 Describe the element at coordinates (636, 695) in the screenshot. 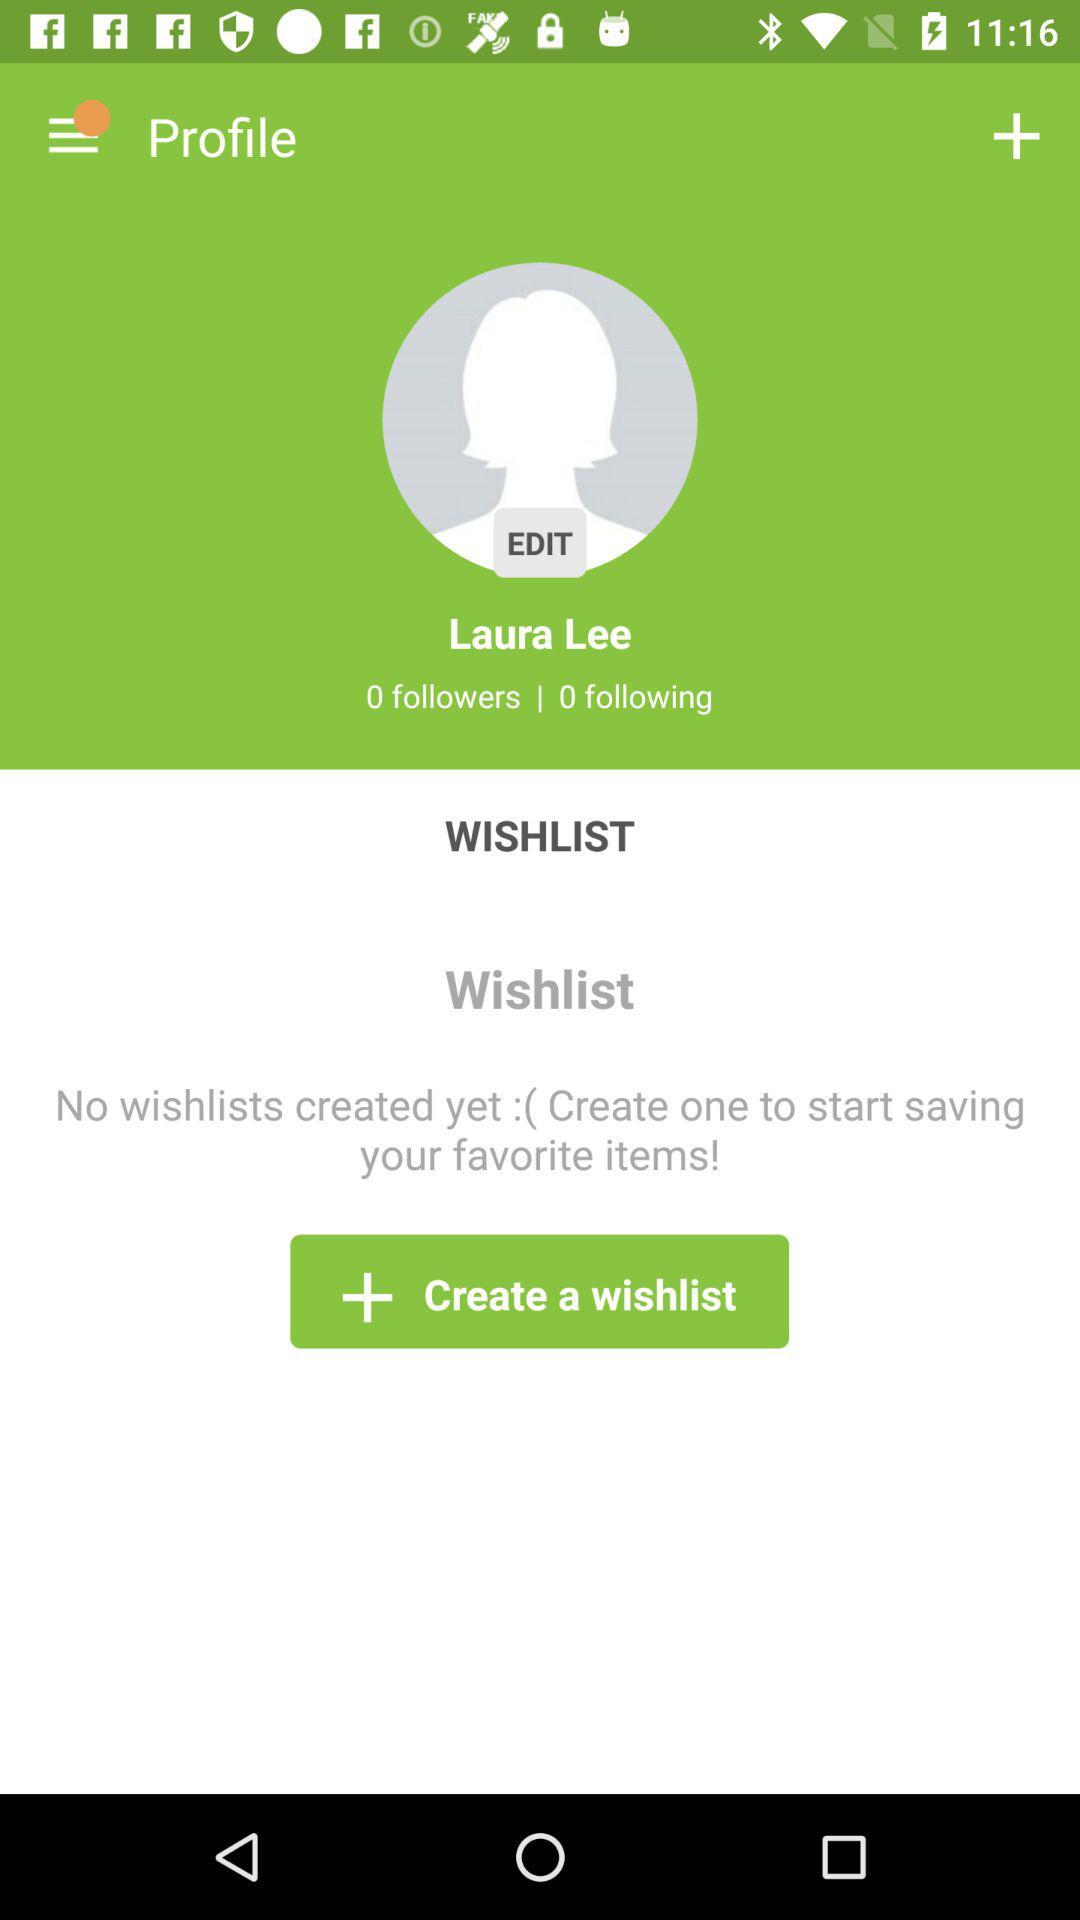

I see `0 following` at that location.